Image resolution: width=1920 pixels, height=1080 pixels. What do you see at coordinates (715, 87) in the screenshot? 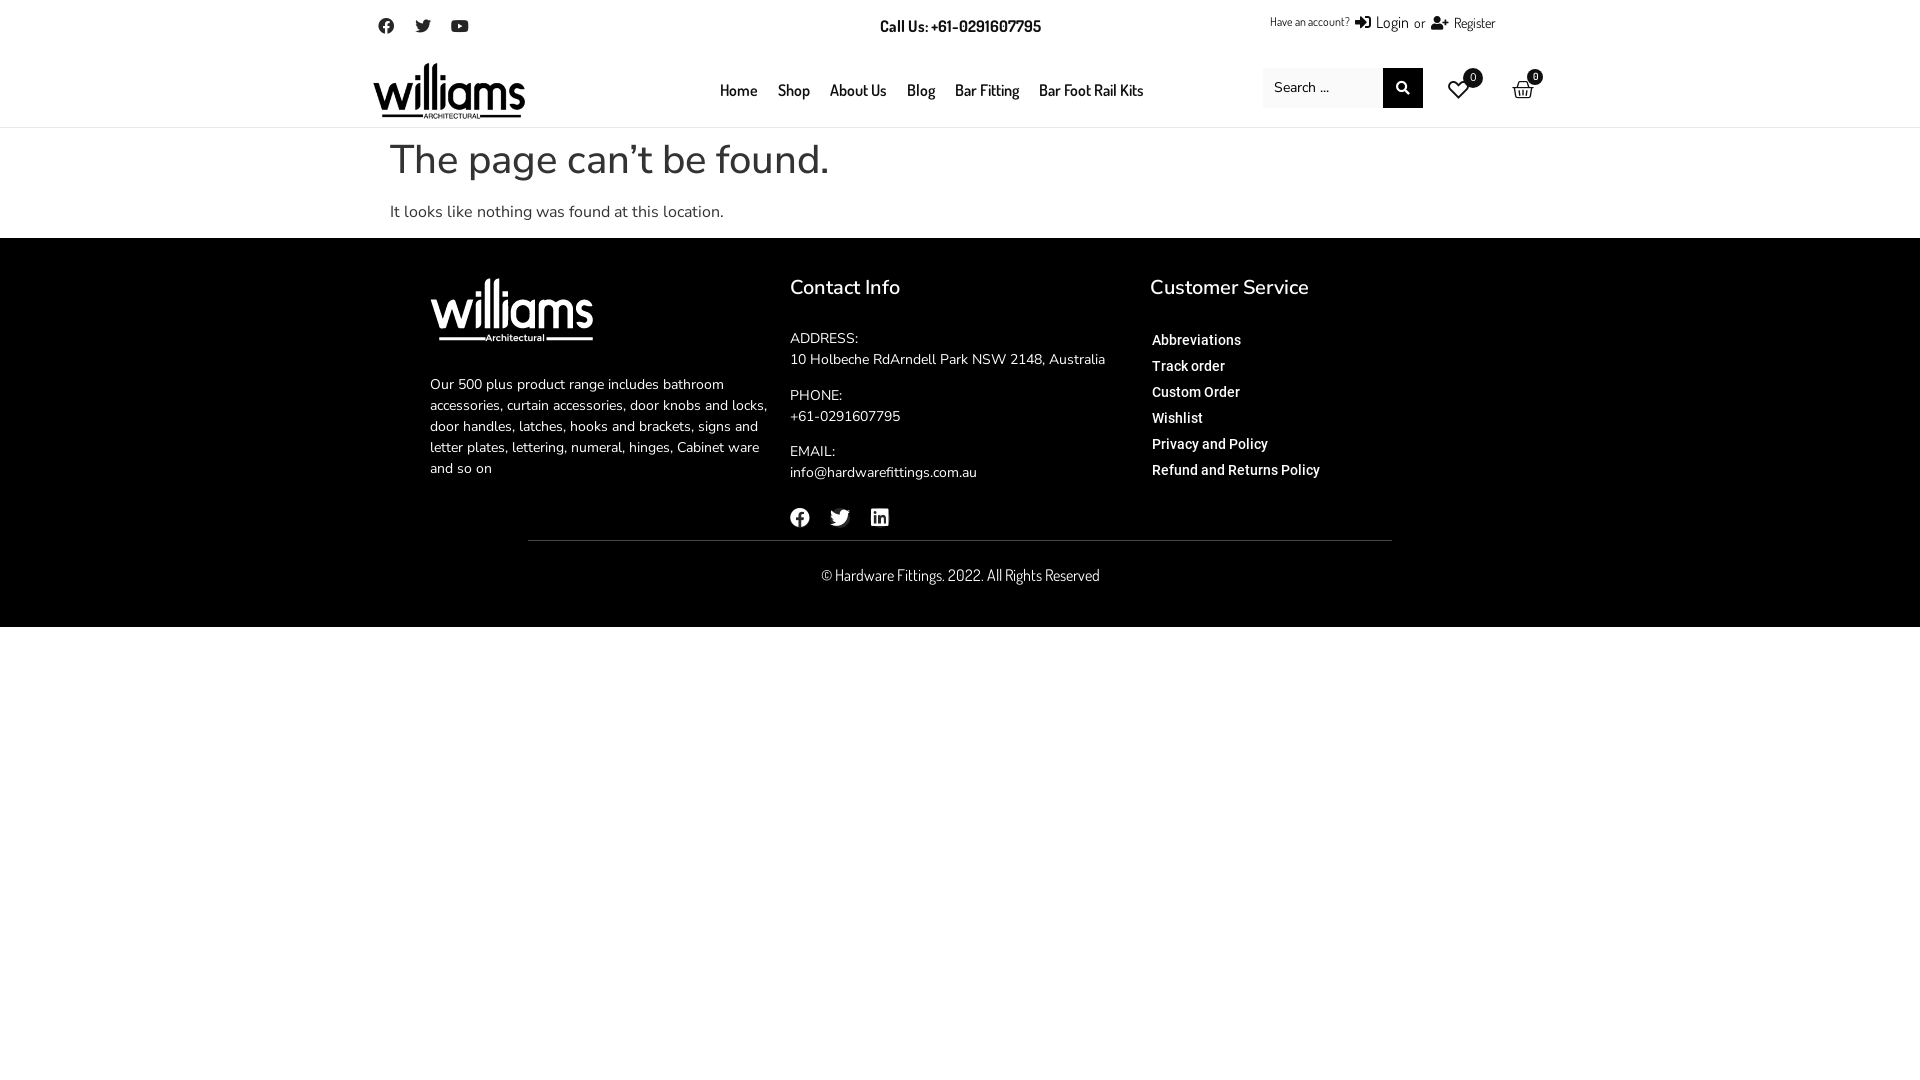
I see `'Home'` at bounding box center [715, 87].